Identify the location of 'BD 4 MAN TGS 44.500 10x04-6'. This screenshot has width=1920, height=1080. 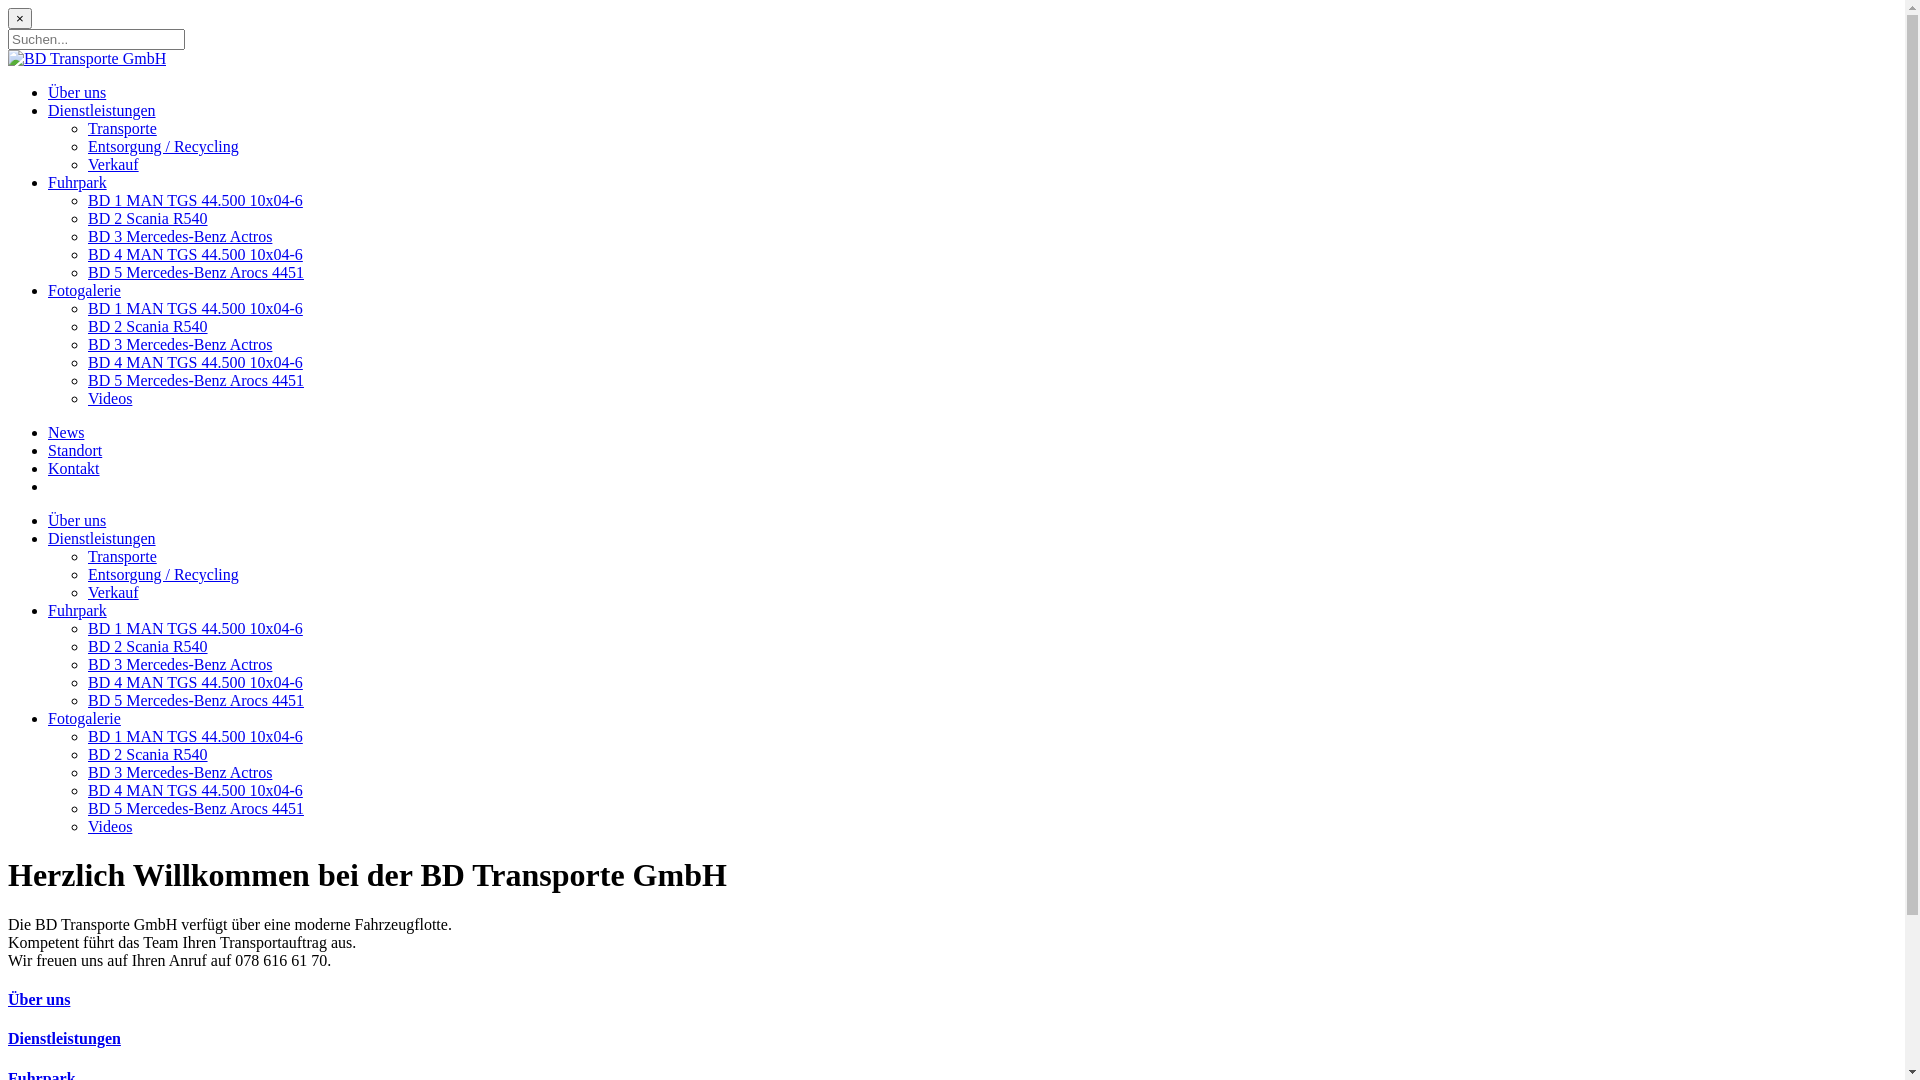
(195, 253).